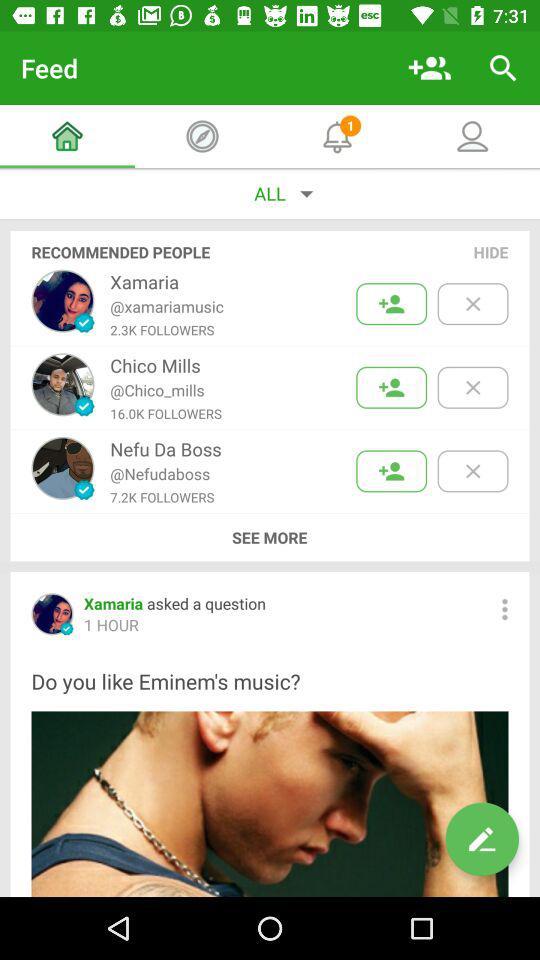  I want to click on follow user, so click(391, 304).